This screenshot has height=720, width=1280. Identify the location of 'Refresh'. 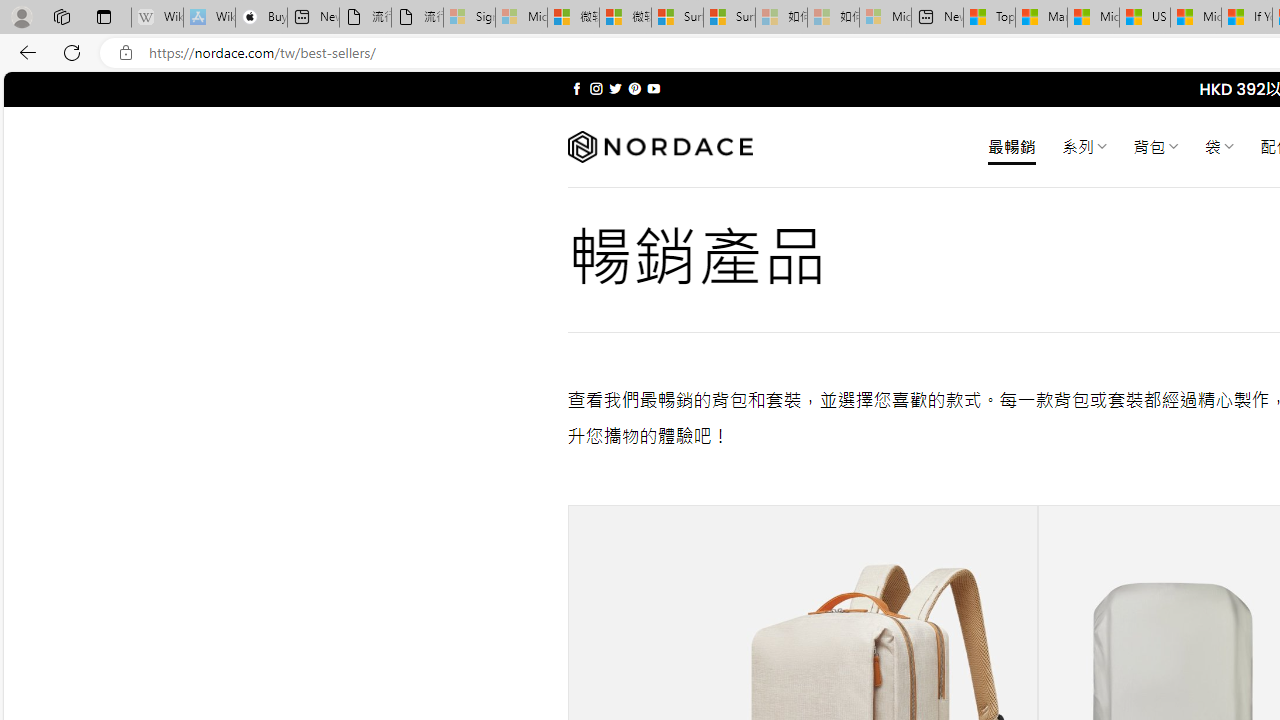
(72, 51).